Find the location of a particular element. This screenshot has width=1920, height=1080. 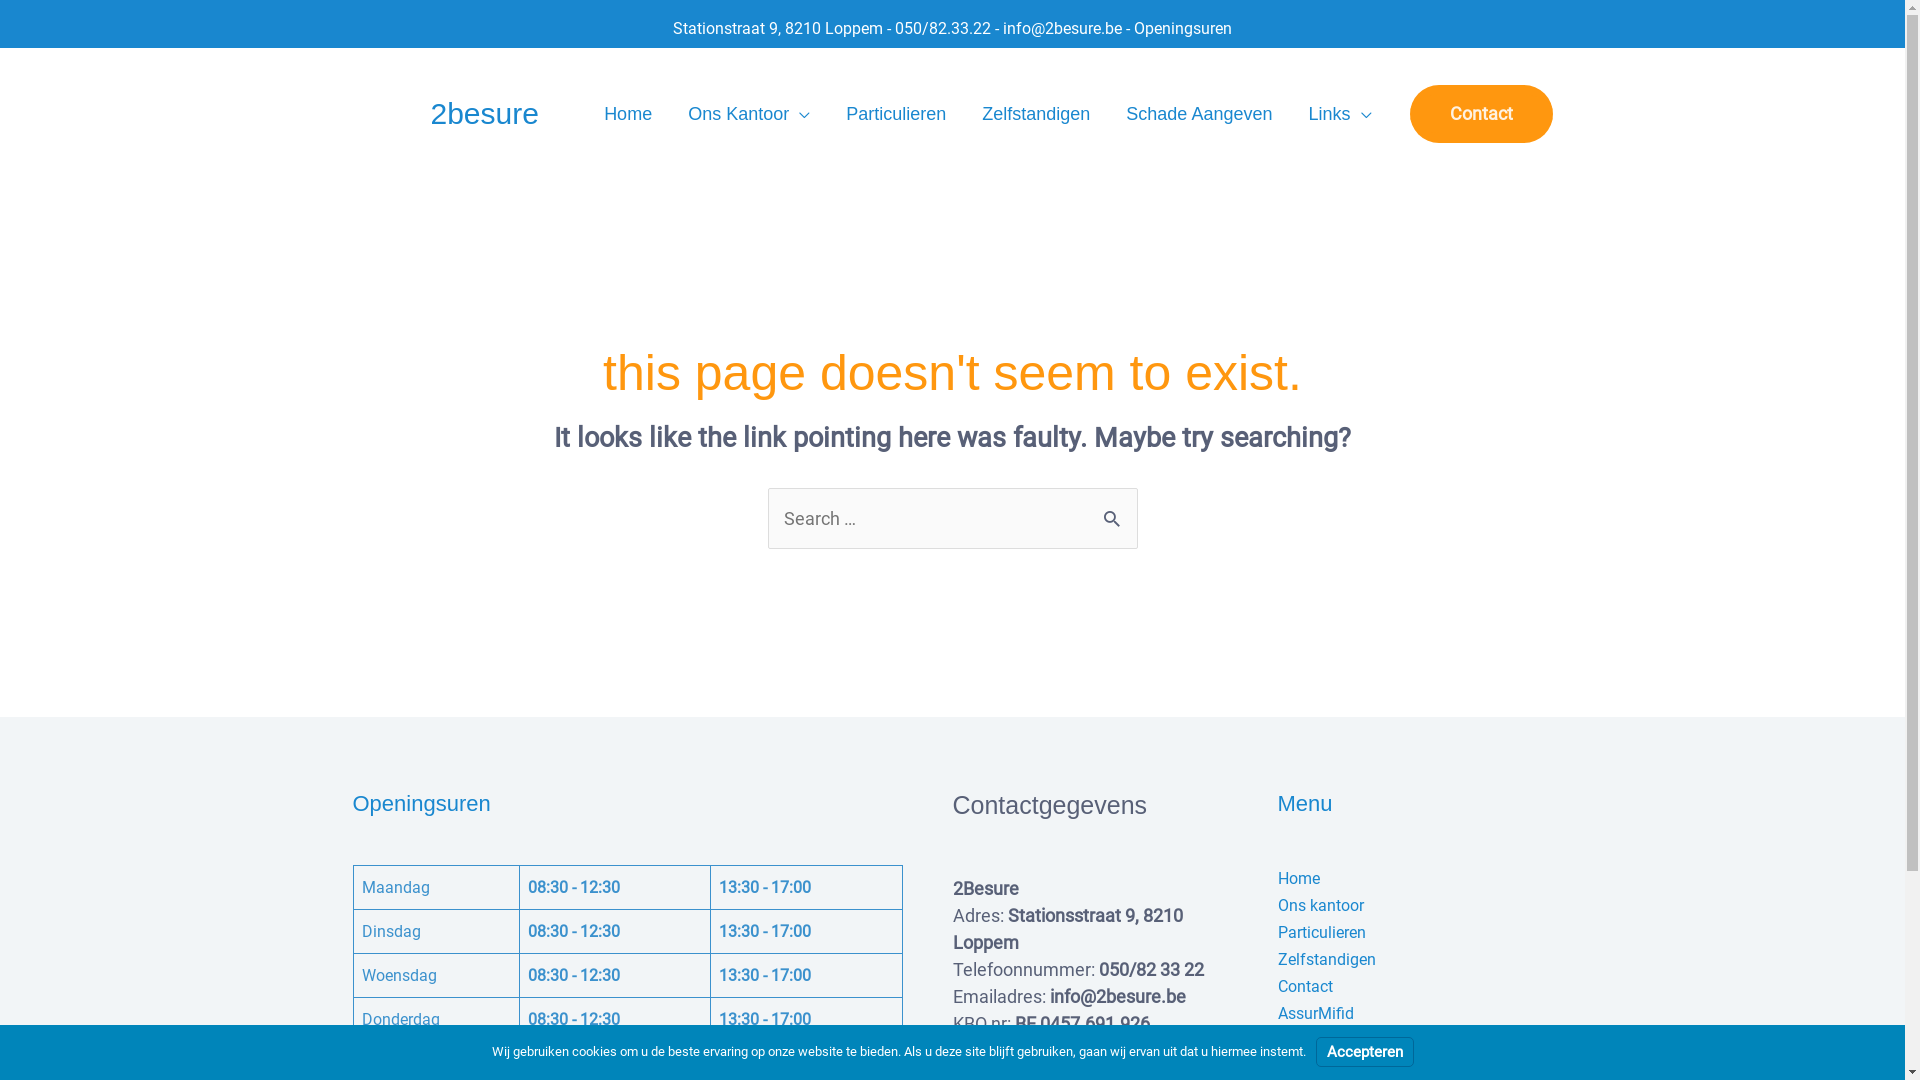

'Accepteren' is located at coordinates (1315, 1051).